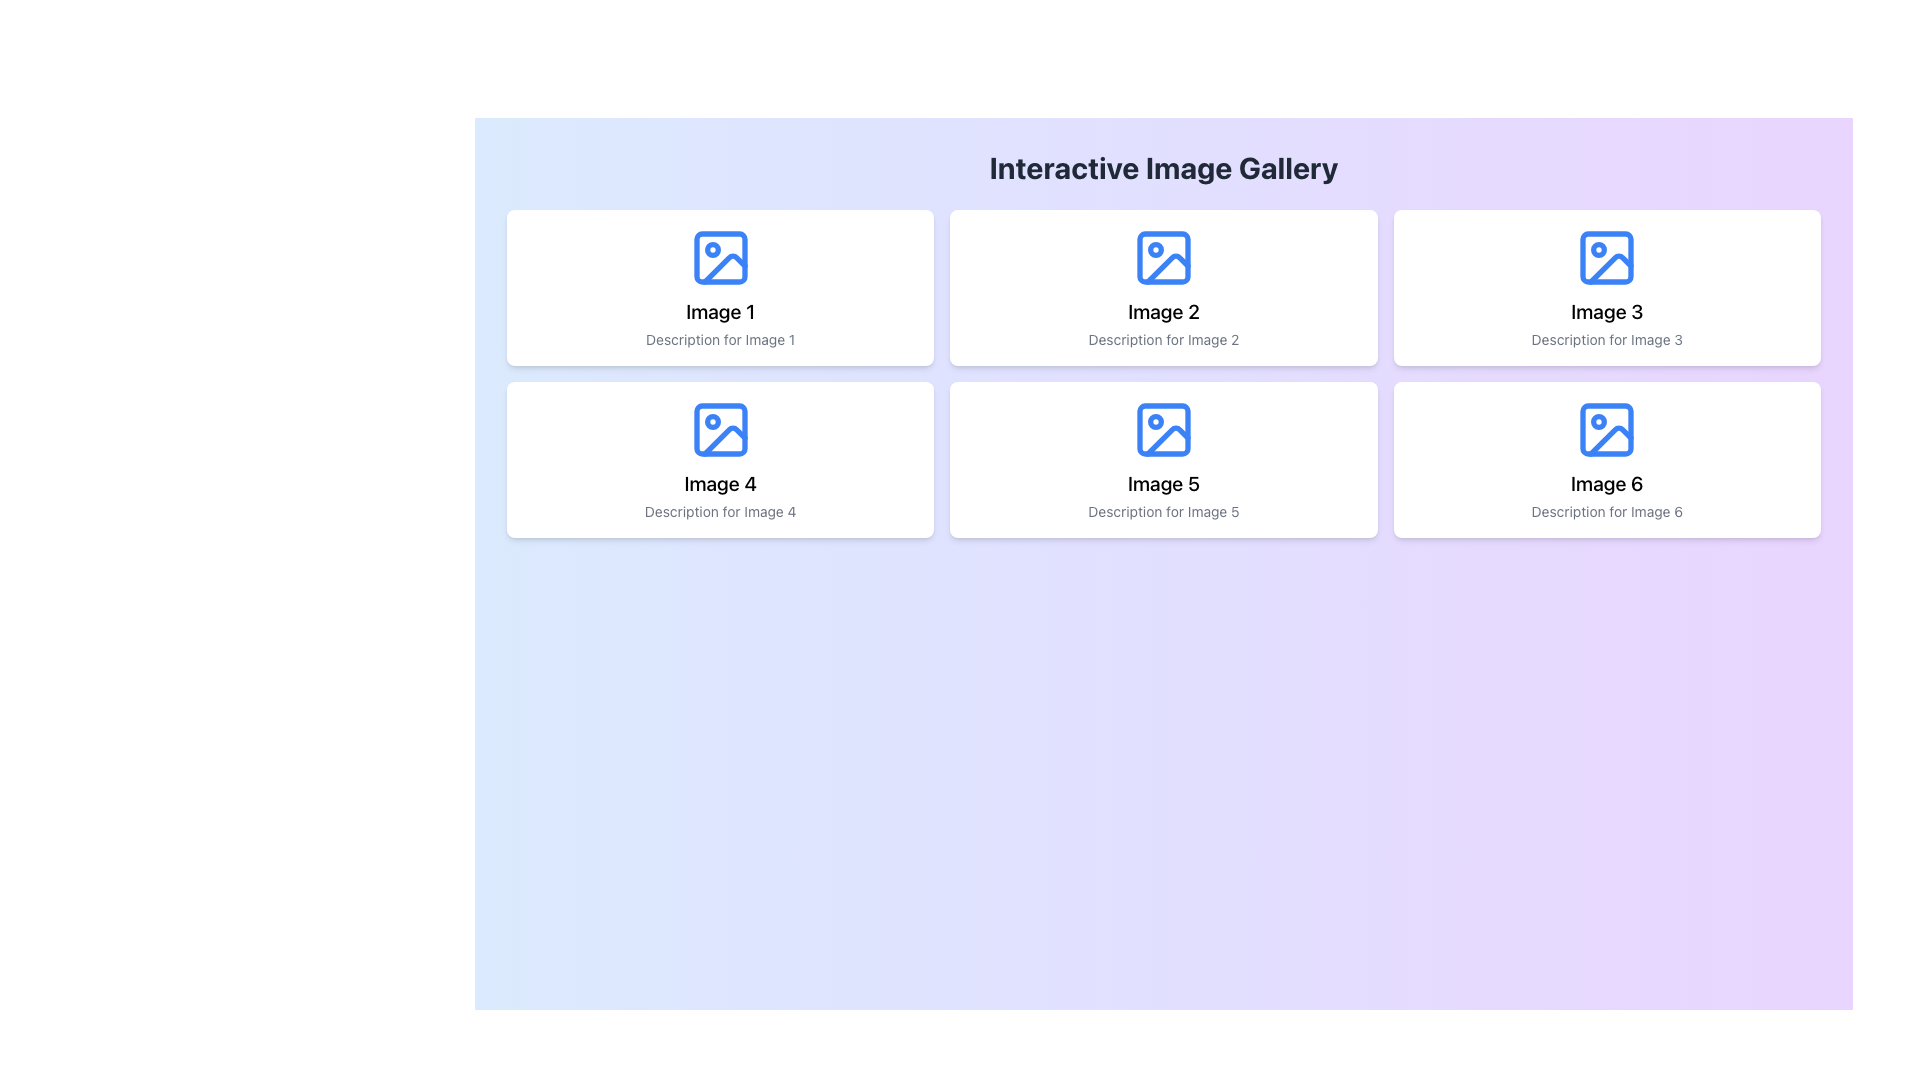  Describe the element at coordinates (1607, 257) in the screenshot. I see `the decorative icon for 'Image 3' located in the upper section of the card, which helps in visual identification of photo-related content` at that location.